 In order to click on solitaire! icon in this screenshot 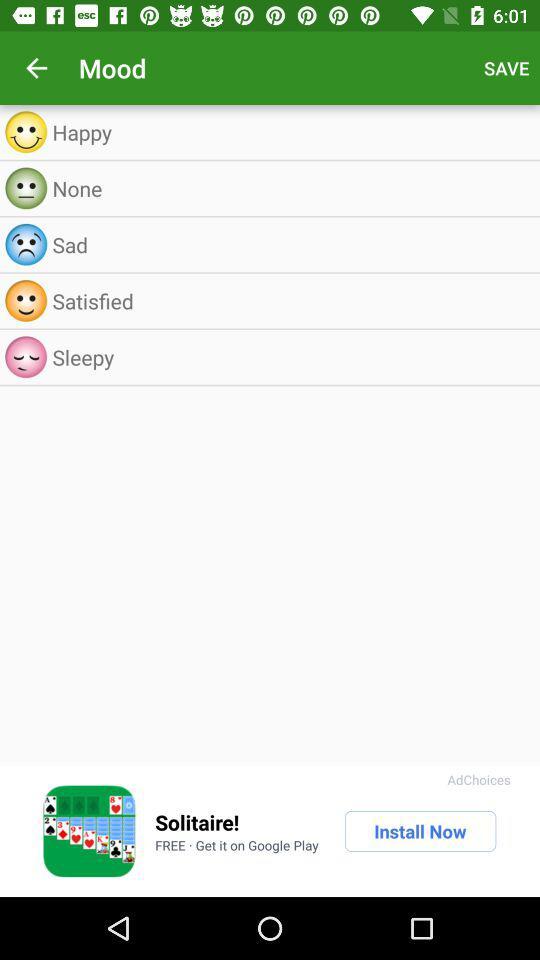, I will do `click(197, 822)`.